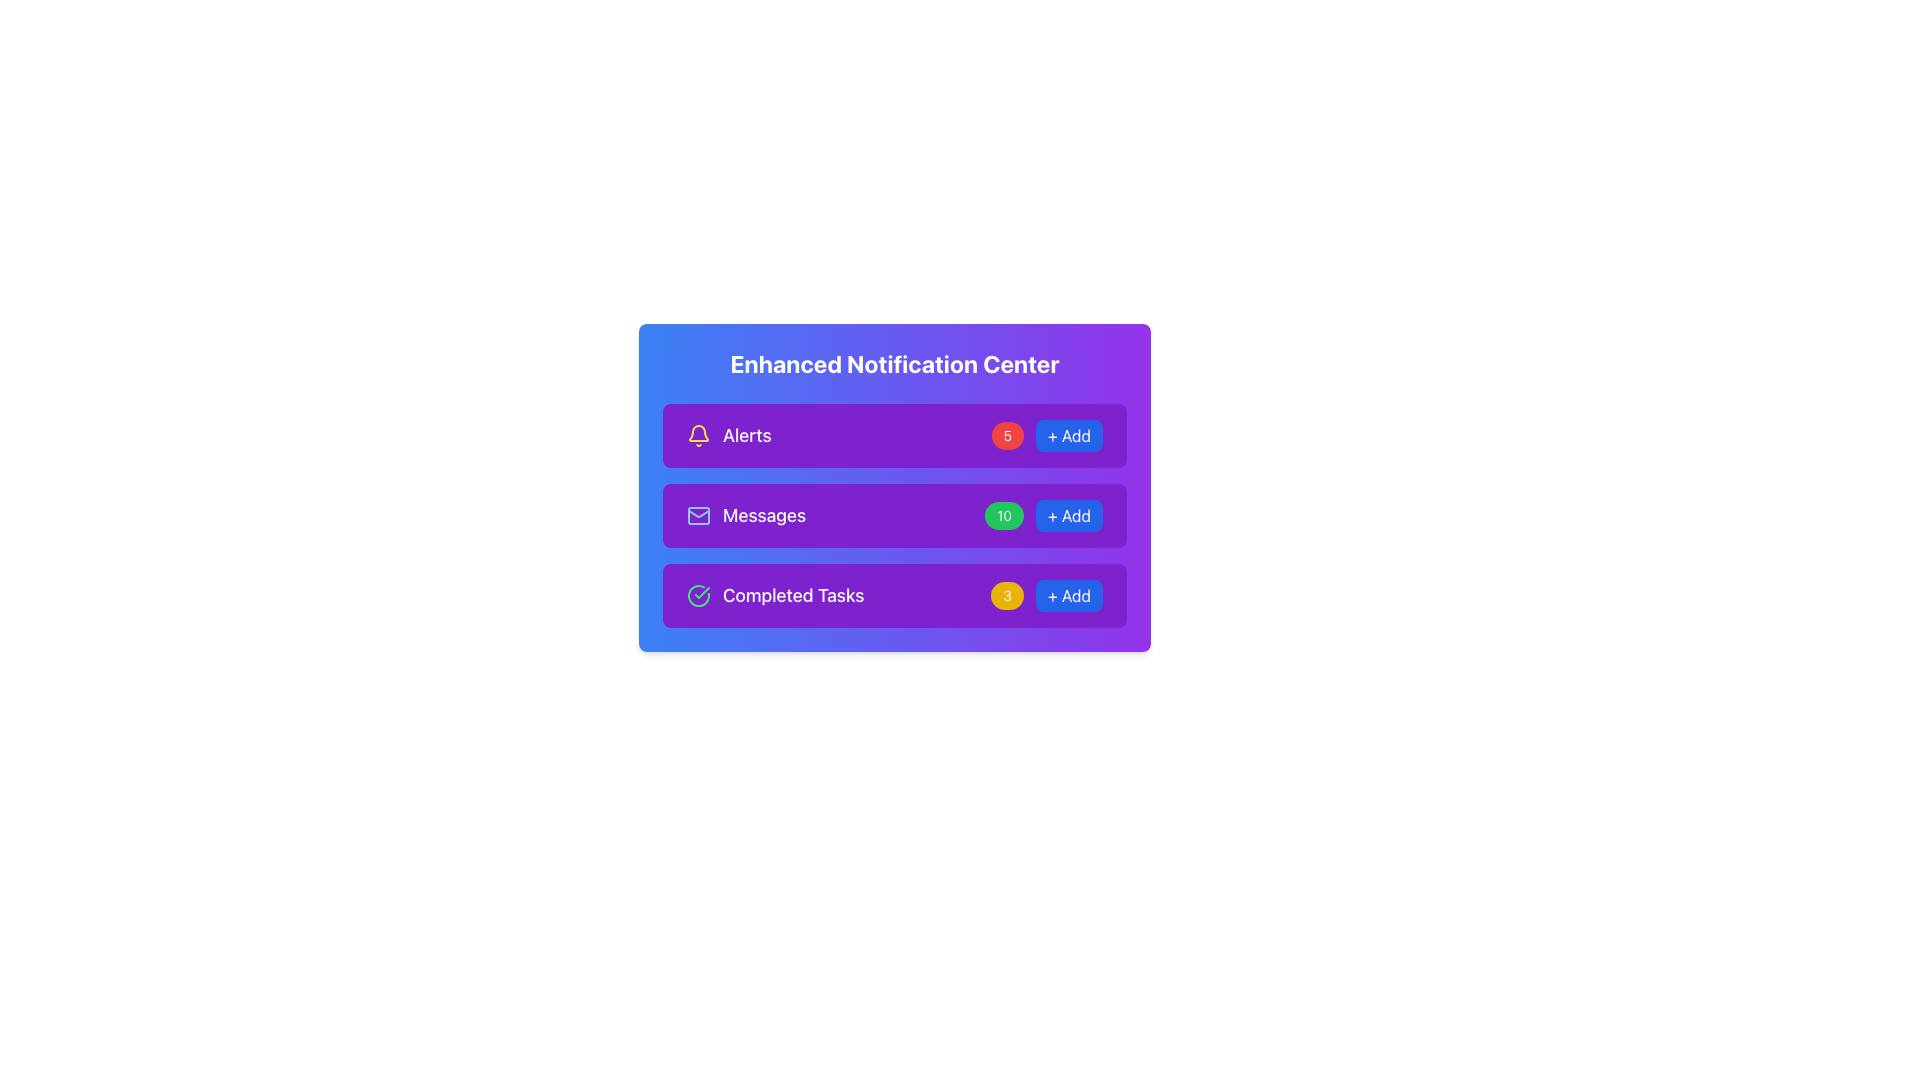 This screenshot has width=1920, height=1080. I want to click on the 'Messages' notifications section which includes a count badge and a '+ Add' button, located in the Enhanced Notification Center, second in the vertical stack, so click(893, 515).